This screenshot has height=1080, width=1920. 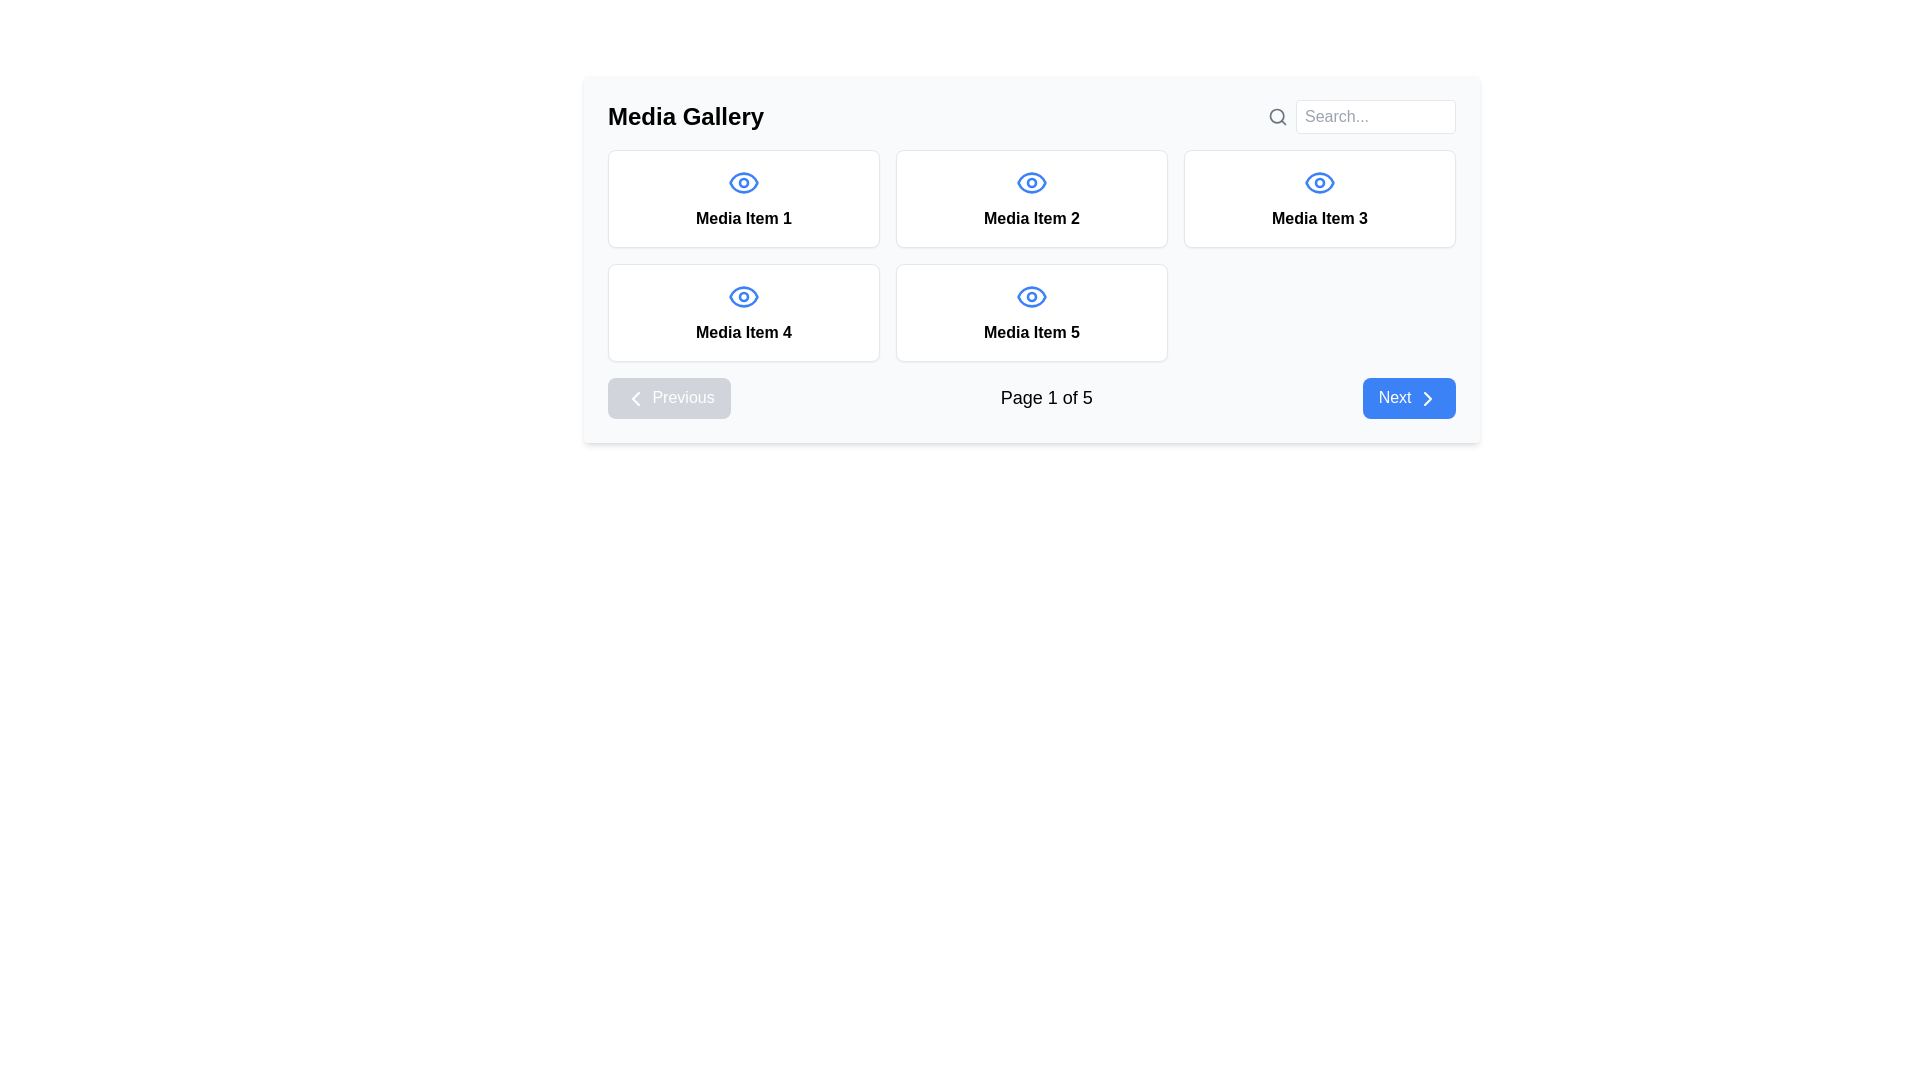 I want to click on the second card in the grid layout, which has a white background, thin grey borders, and contains the bold text 'Media Item 2' below a blue eye icon, so click(x=1032, y=199).